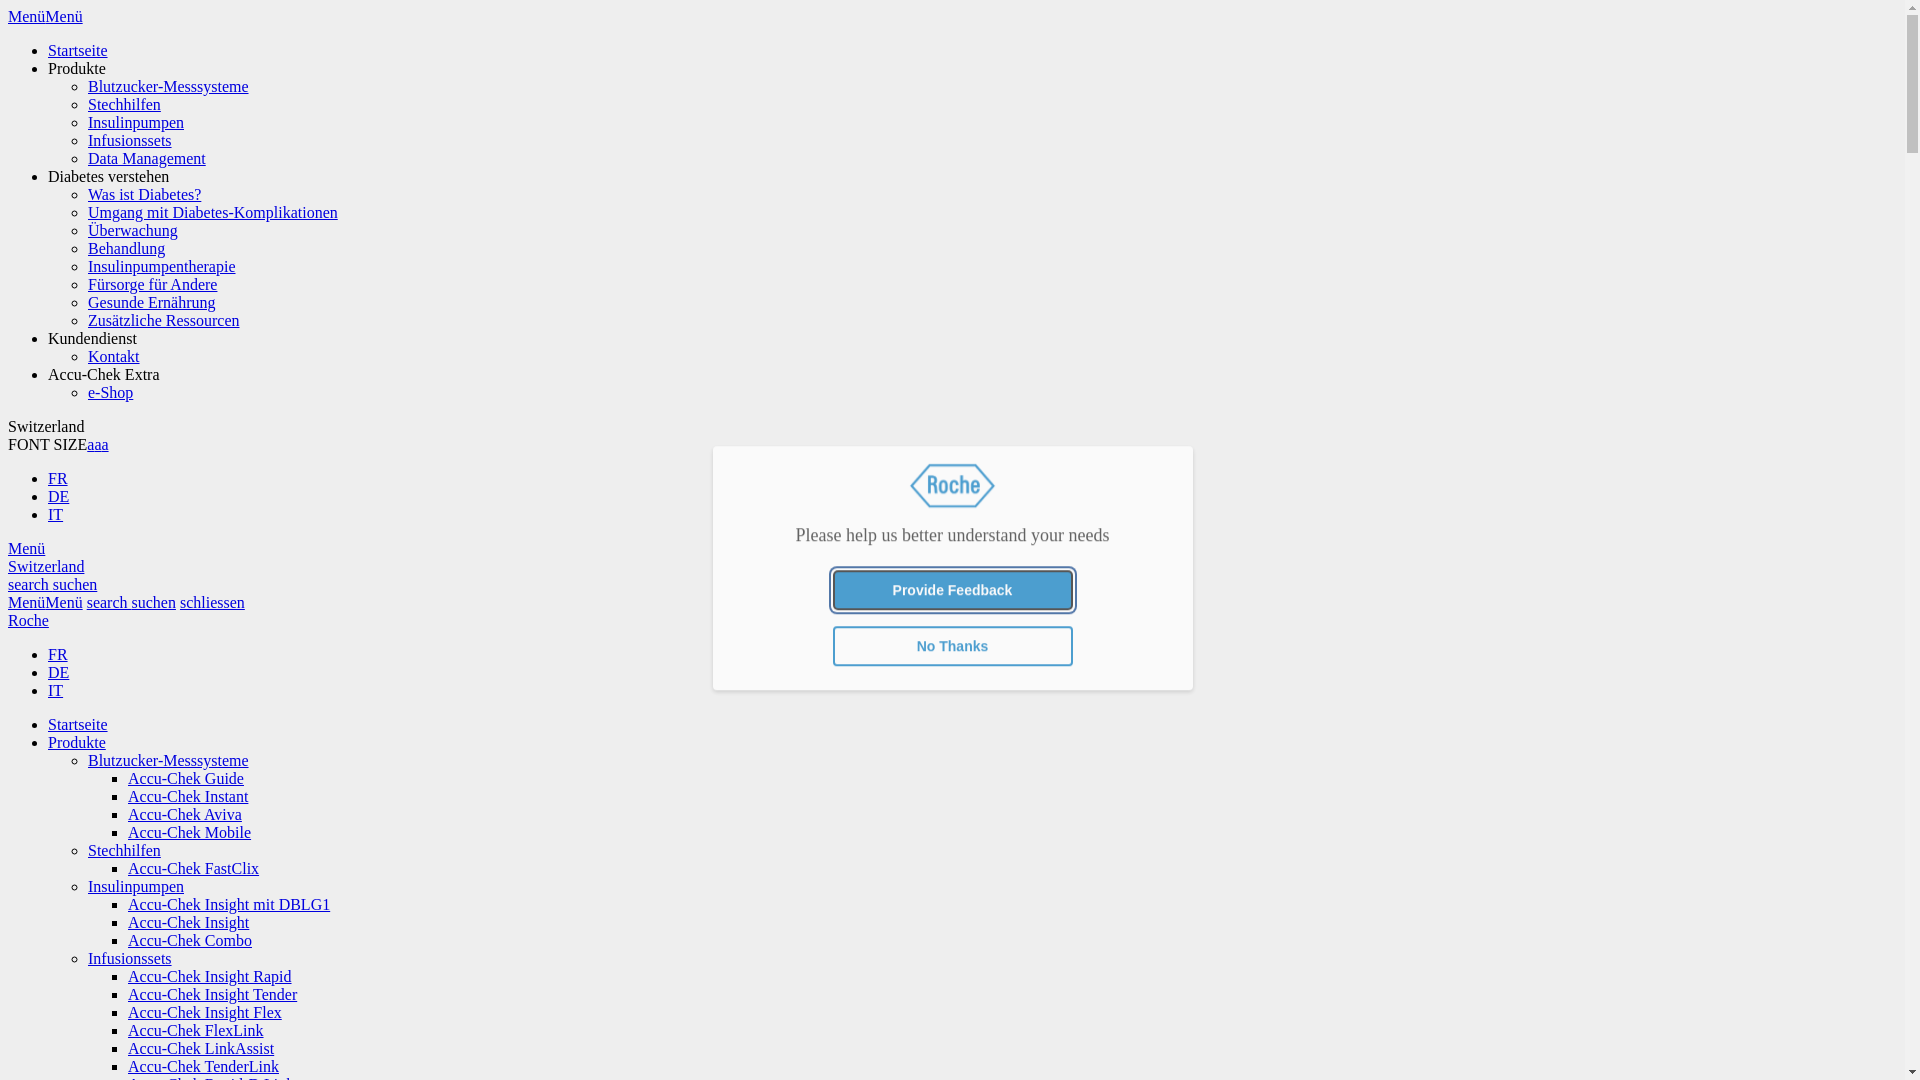 This screenshot has height=1080, width=1920. Describe the element at coordinates (187, 795) in the screenshot. I see `'Accu-Chek Instant'` at that location.